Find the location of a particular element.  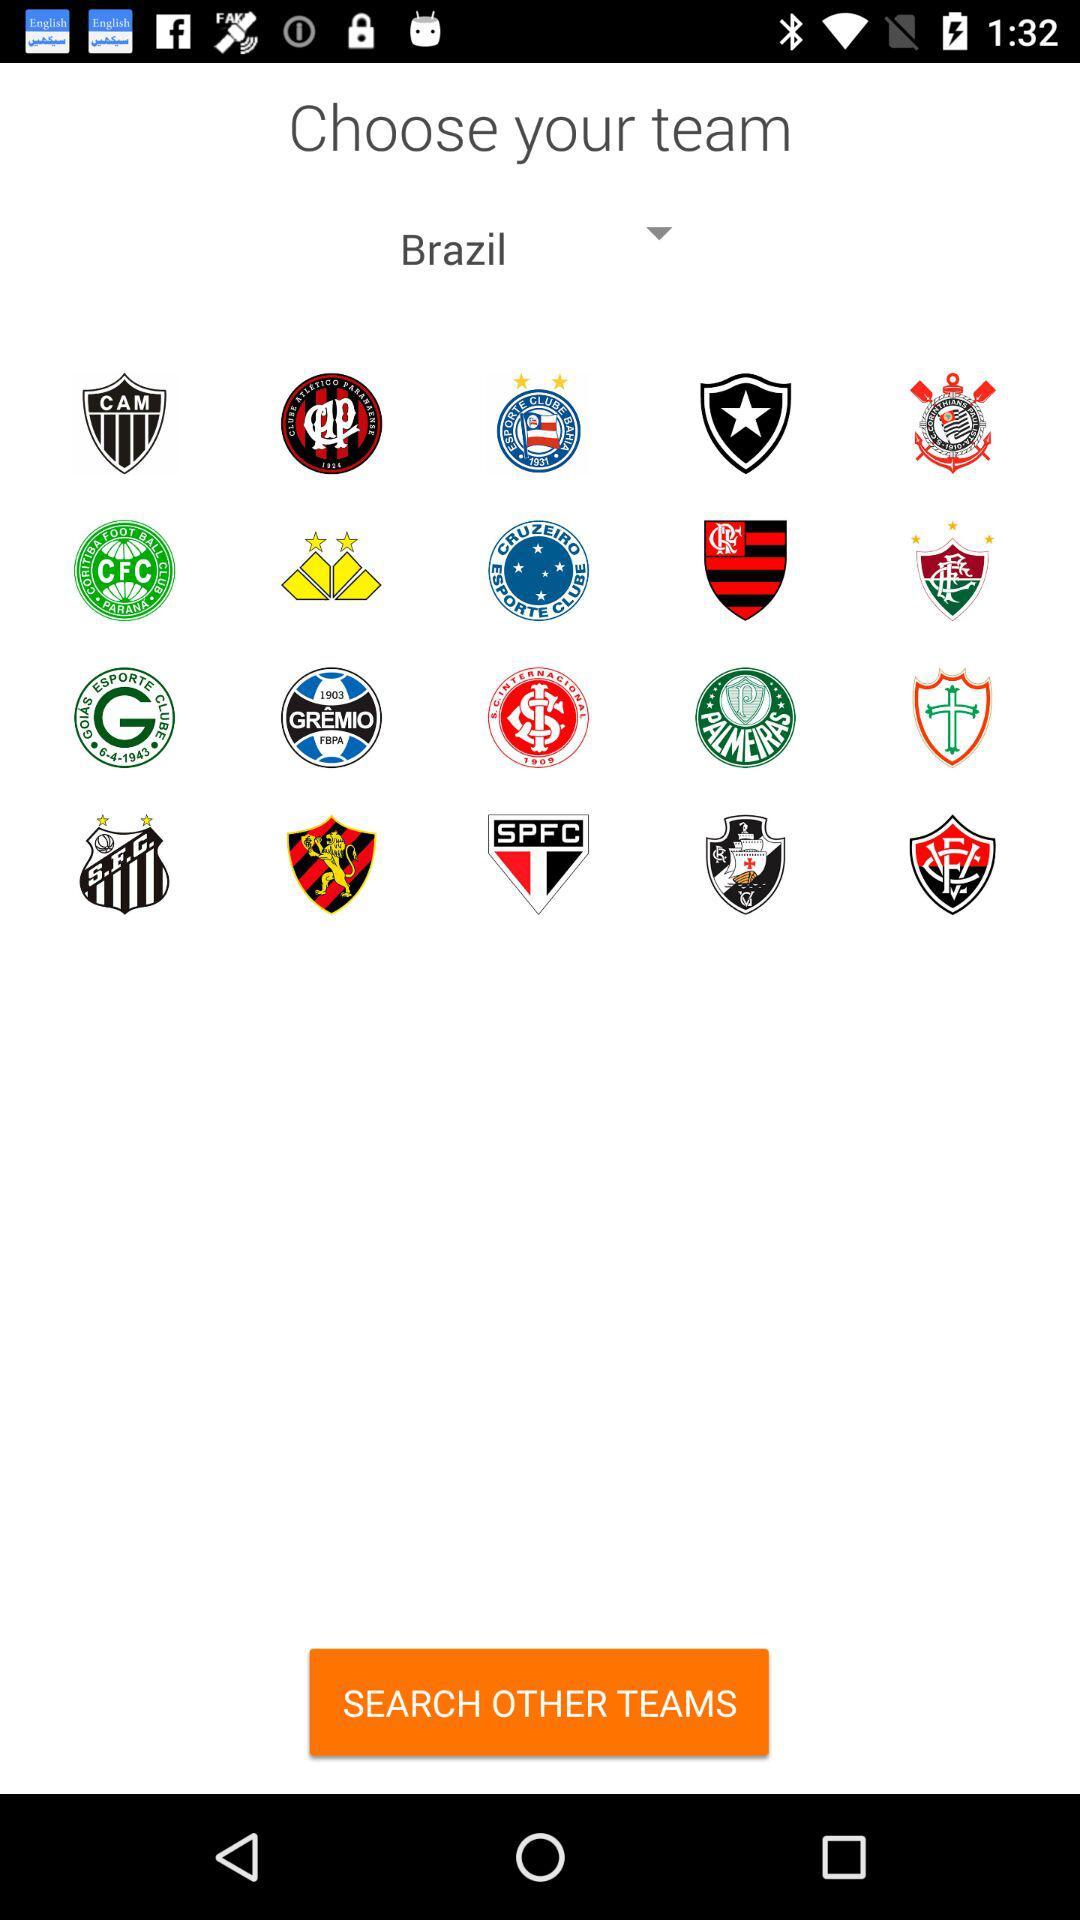

botafogo regatas is located at coordinates (745, 422).